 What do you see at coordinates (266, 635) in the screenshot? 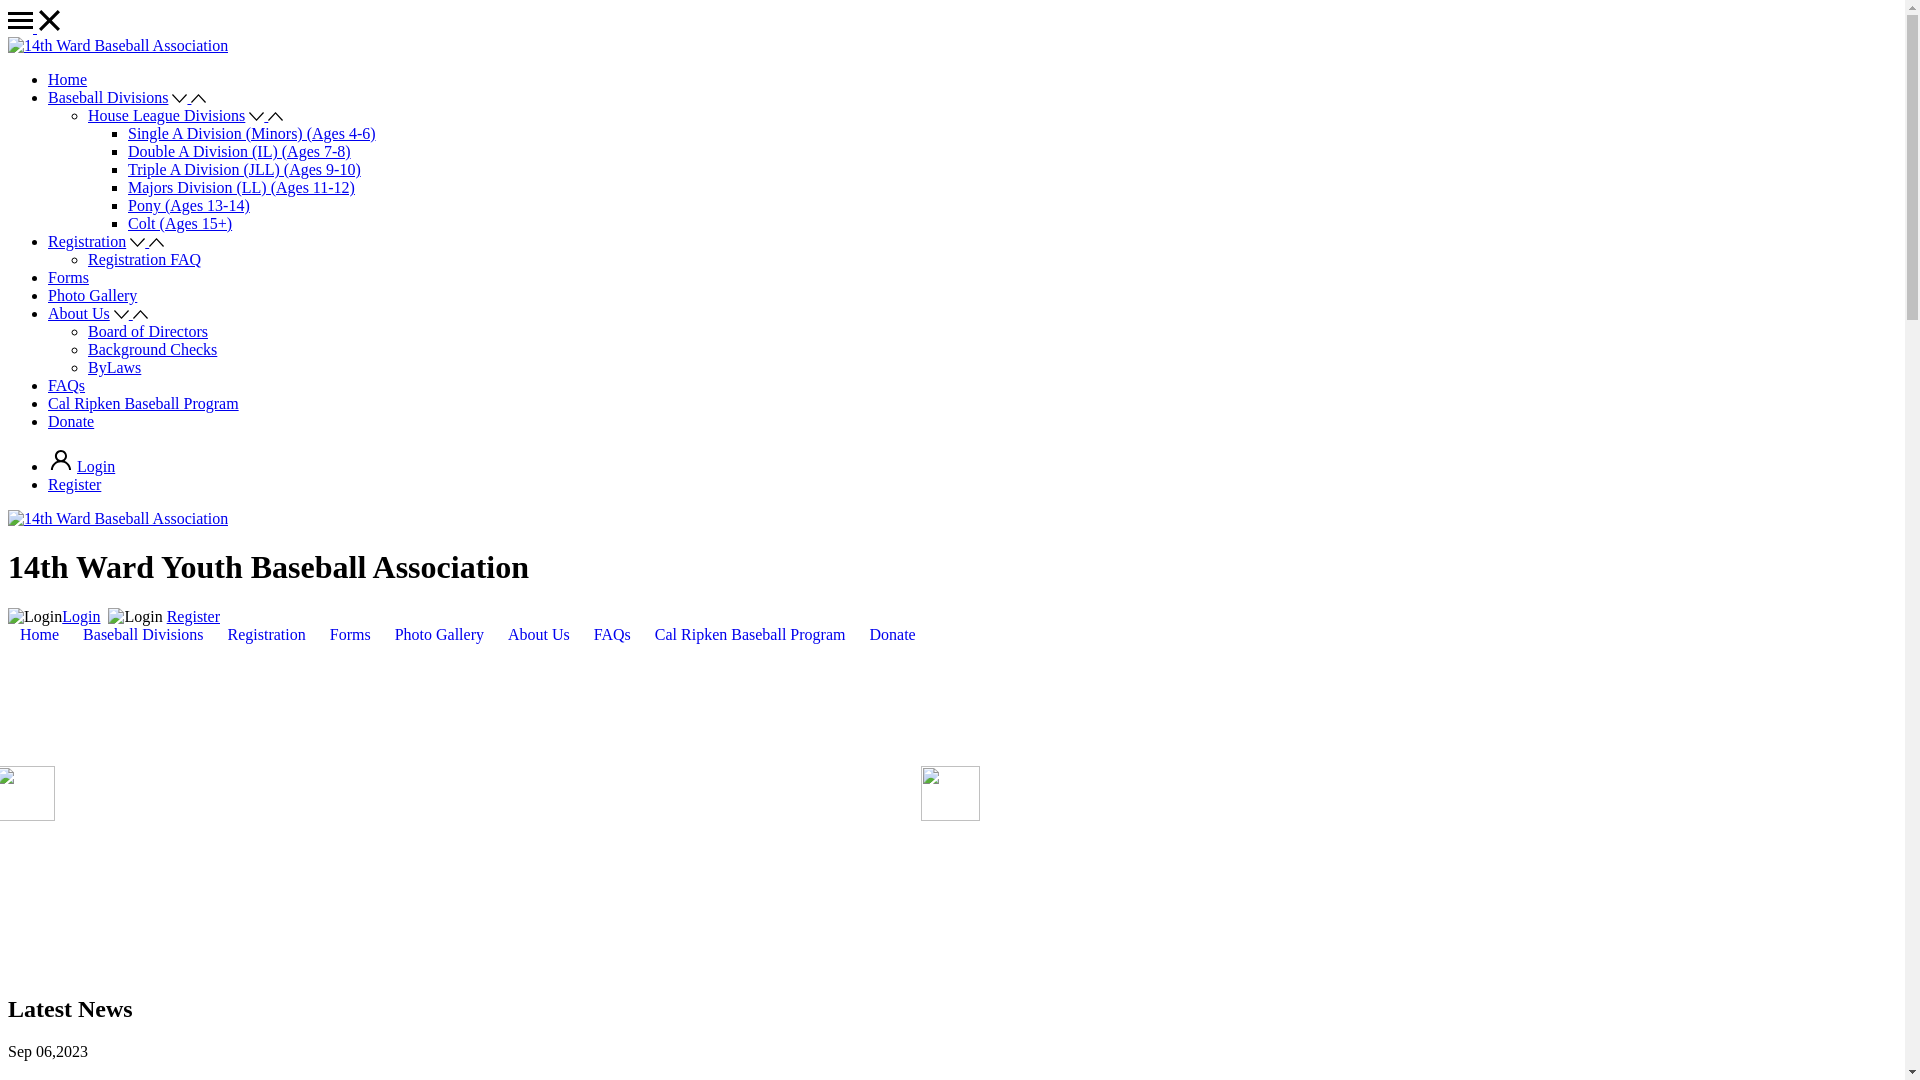
I see `'Registration'` at bounding box center [266, 635].